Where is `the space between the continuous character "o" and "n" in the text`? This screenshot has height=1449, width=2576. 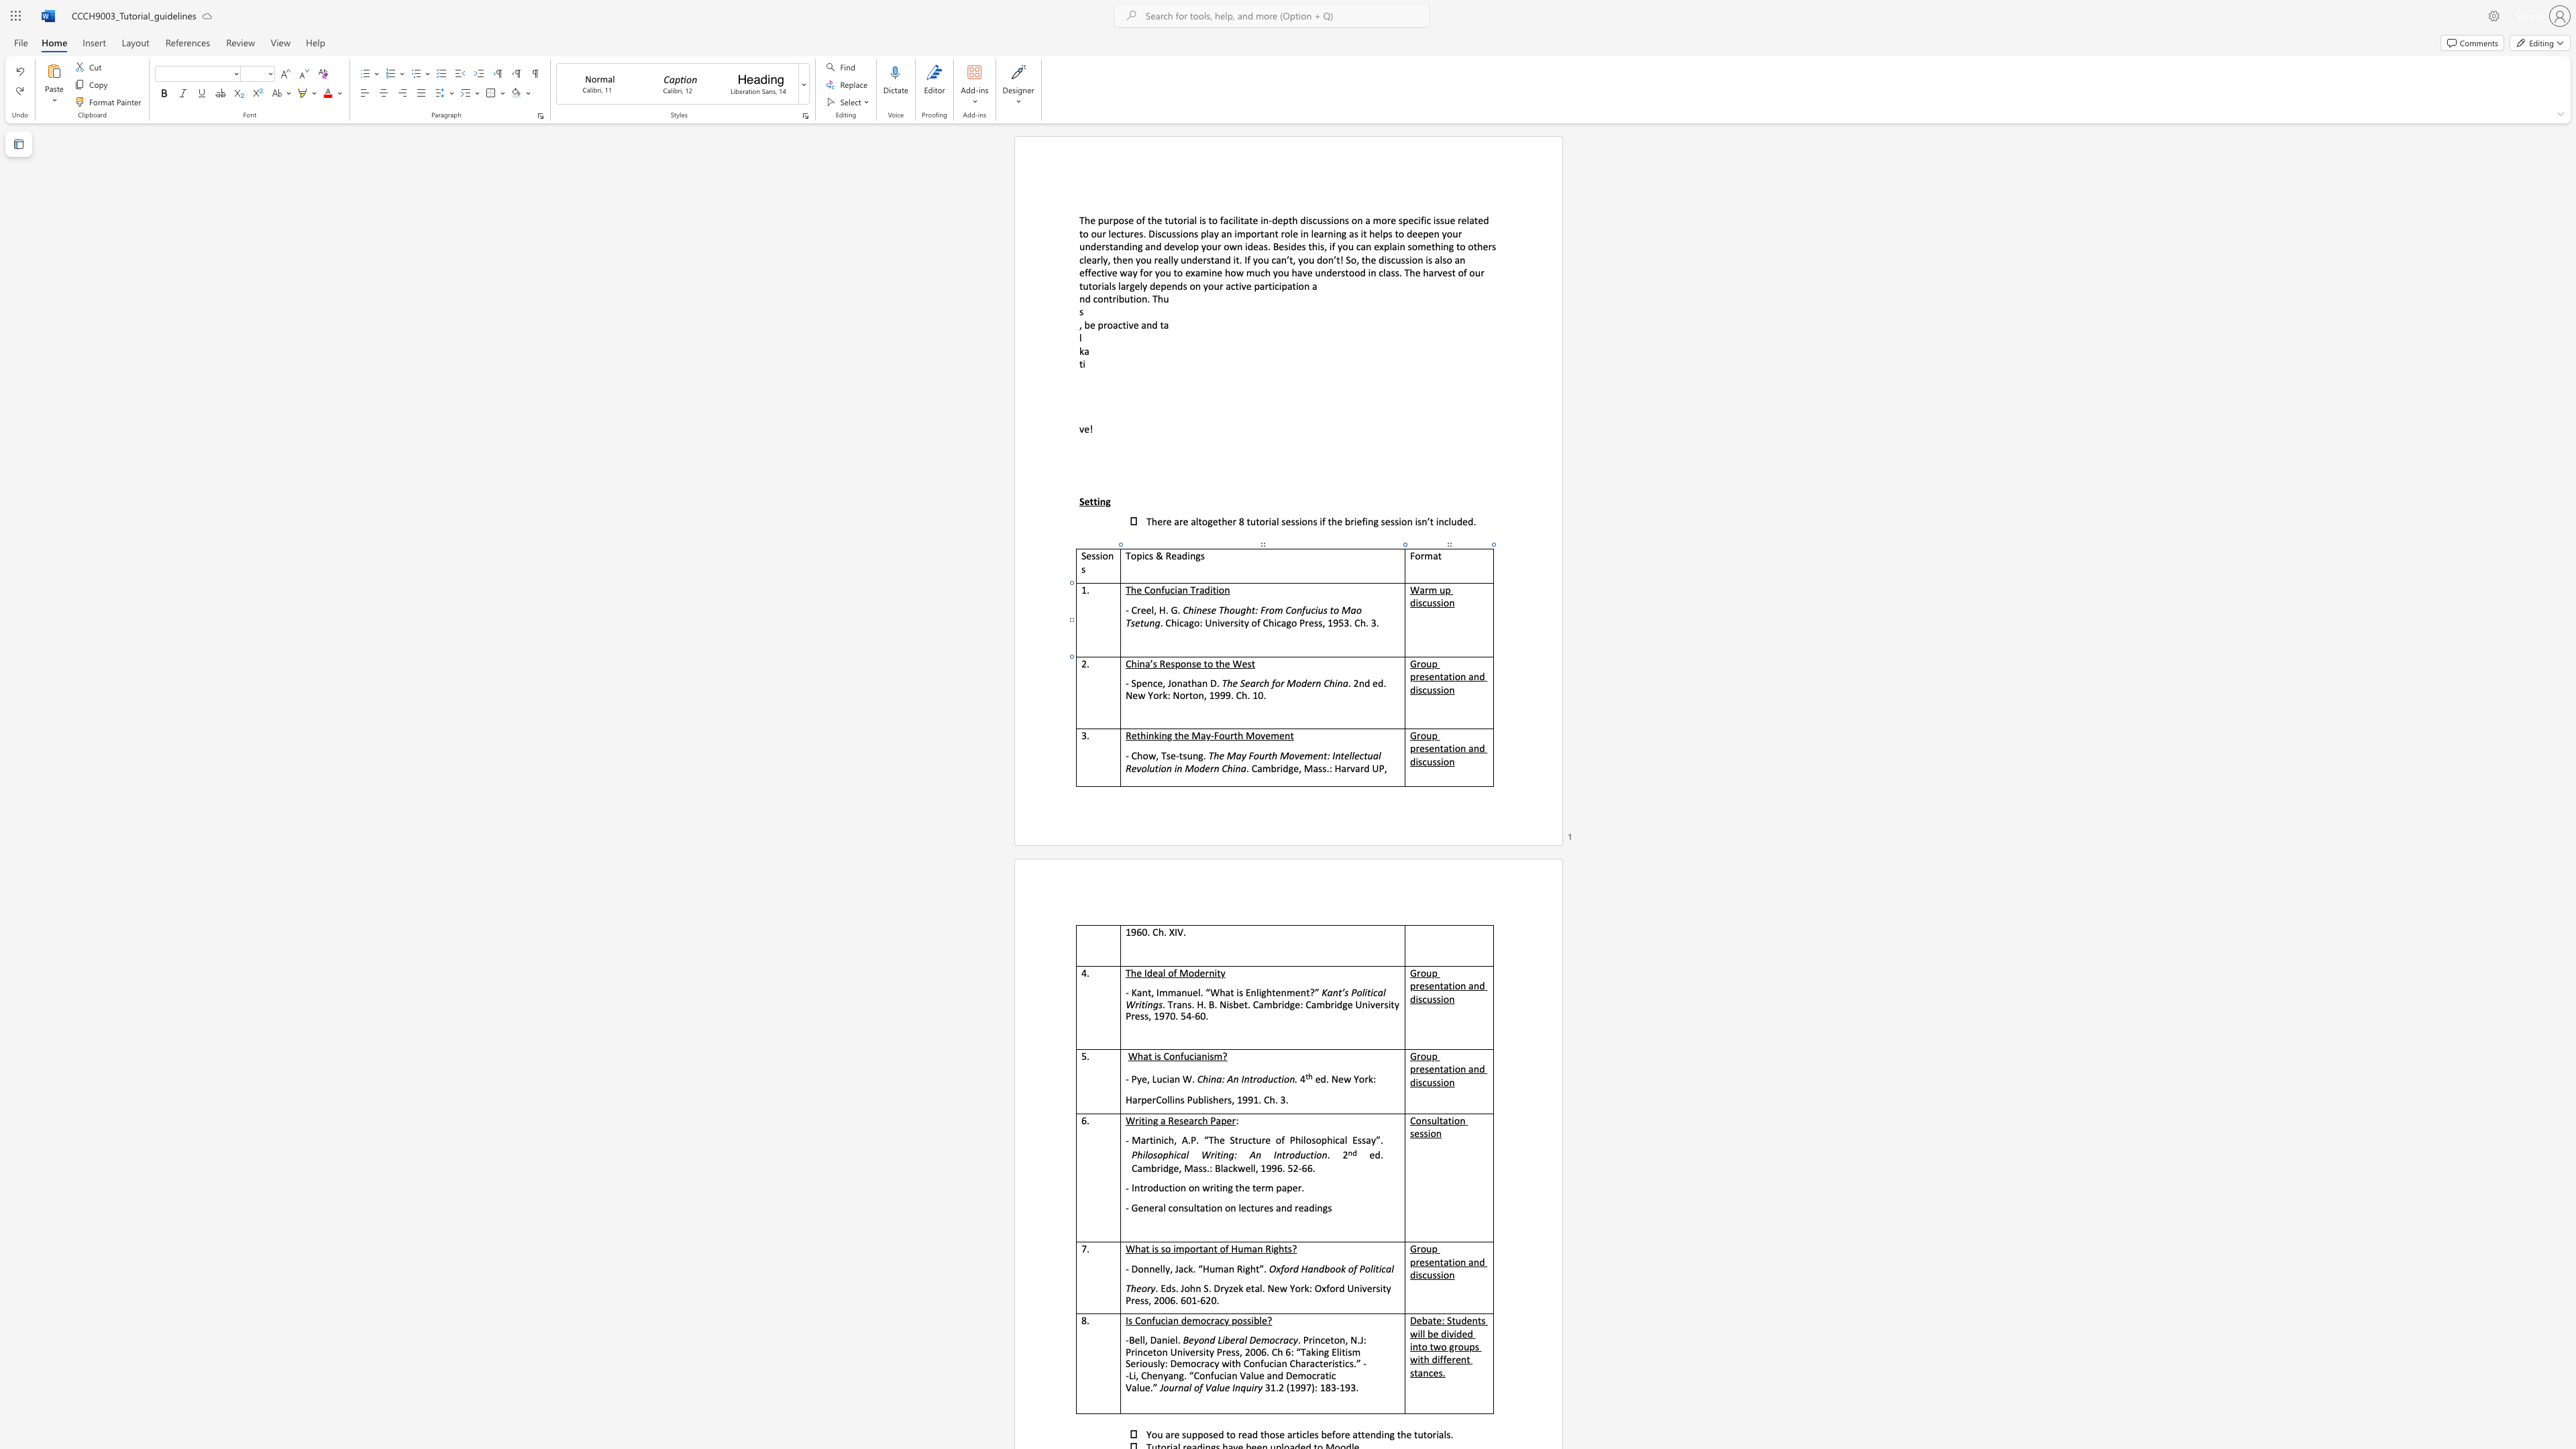
the space between the continuous character "o" and "n" in the text is located at coordinates (1176, 682).